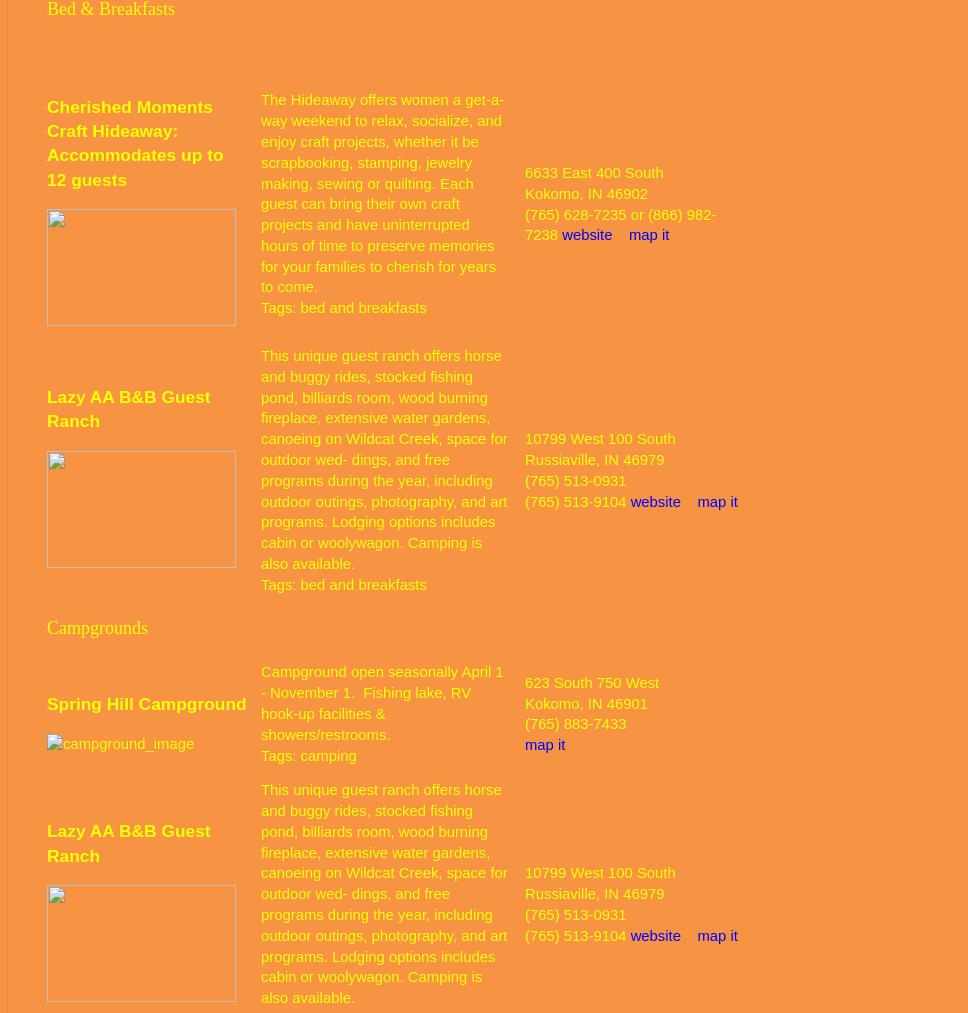 The height and width of the screenshot is (1013, 968). I want to click on 'The Hideaway offers women a get-a-way weekend to relax, socialize, and enjoy craft projects, whether it be scrapbooking, stamping, jewelry making, sewing or quilting. Each guest can bring their own craft projects and have uninterrupted hours of time to preserve memories for your families to cherish for years to come.', so click(260, 193).